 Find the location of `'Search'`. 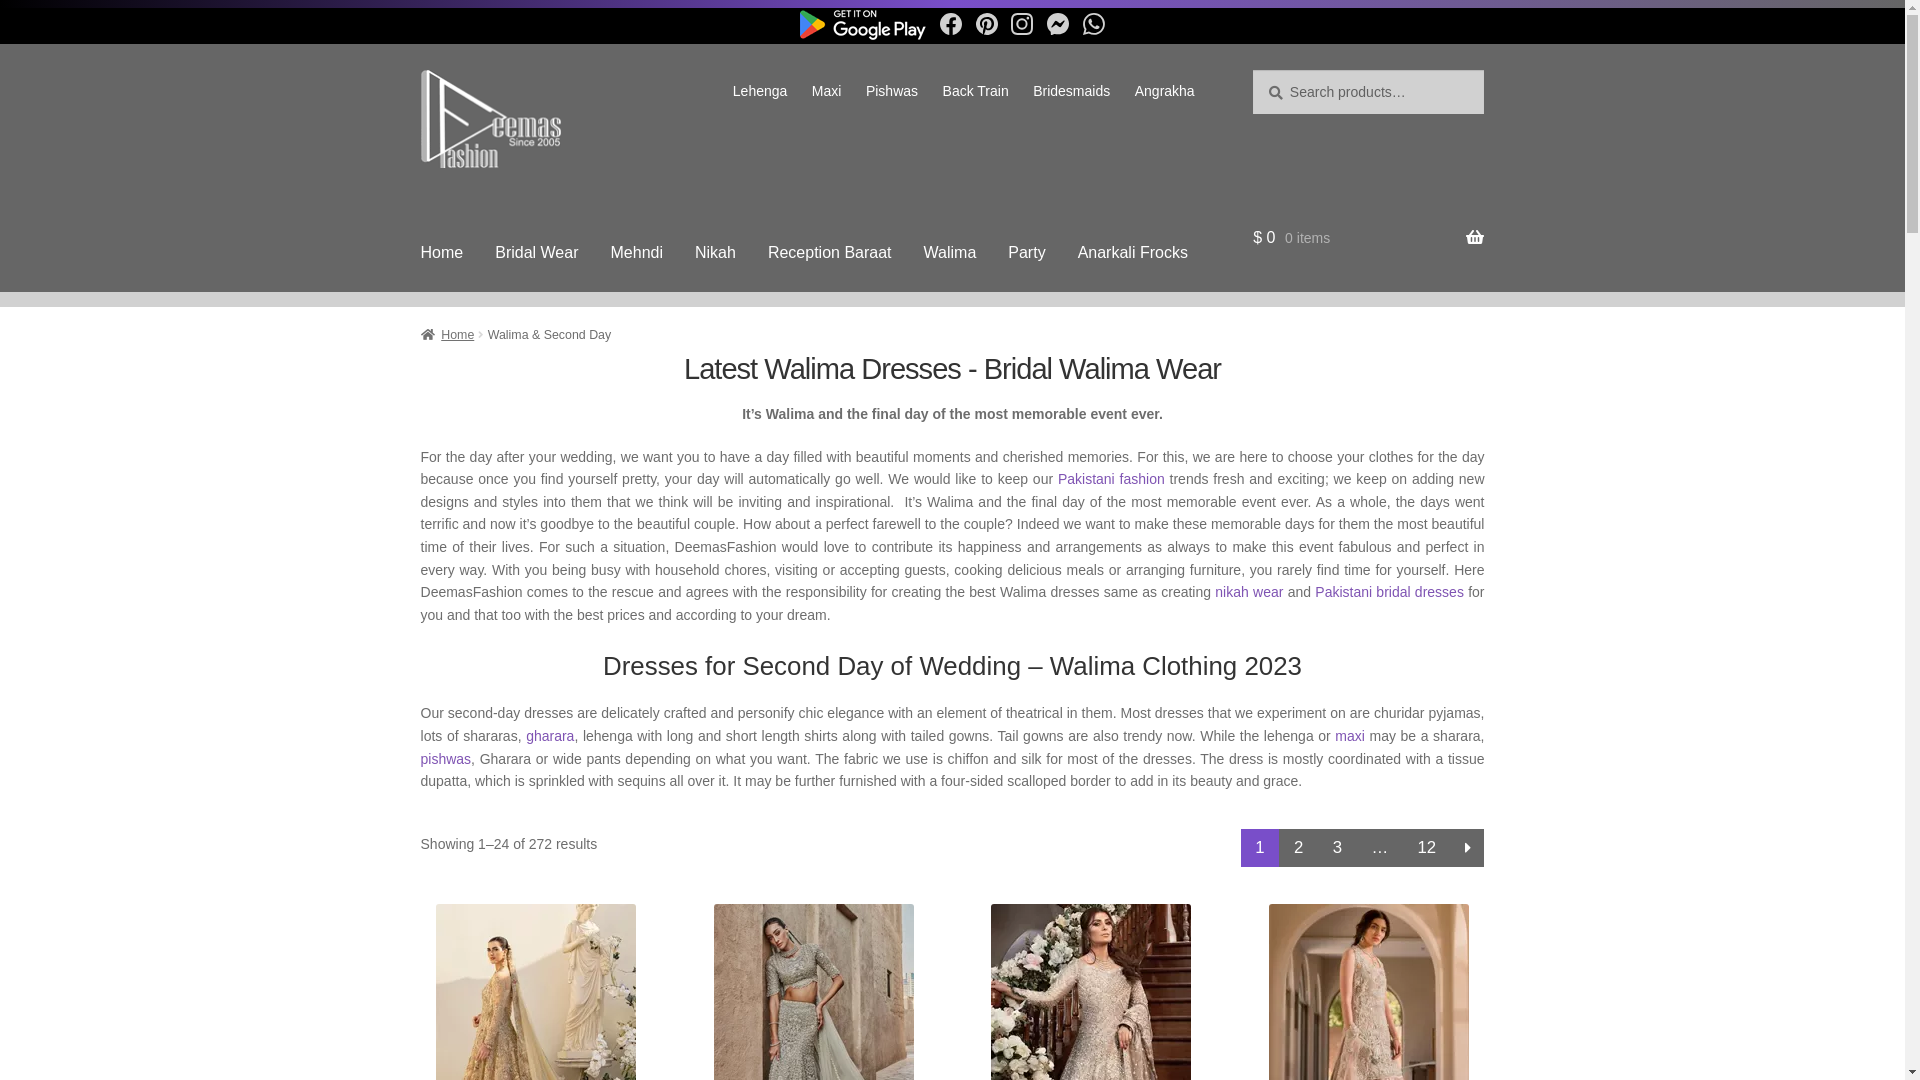

'Search' is located at coordinates (1251, 68).